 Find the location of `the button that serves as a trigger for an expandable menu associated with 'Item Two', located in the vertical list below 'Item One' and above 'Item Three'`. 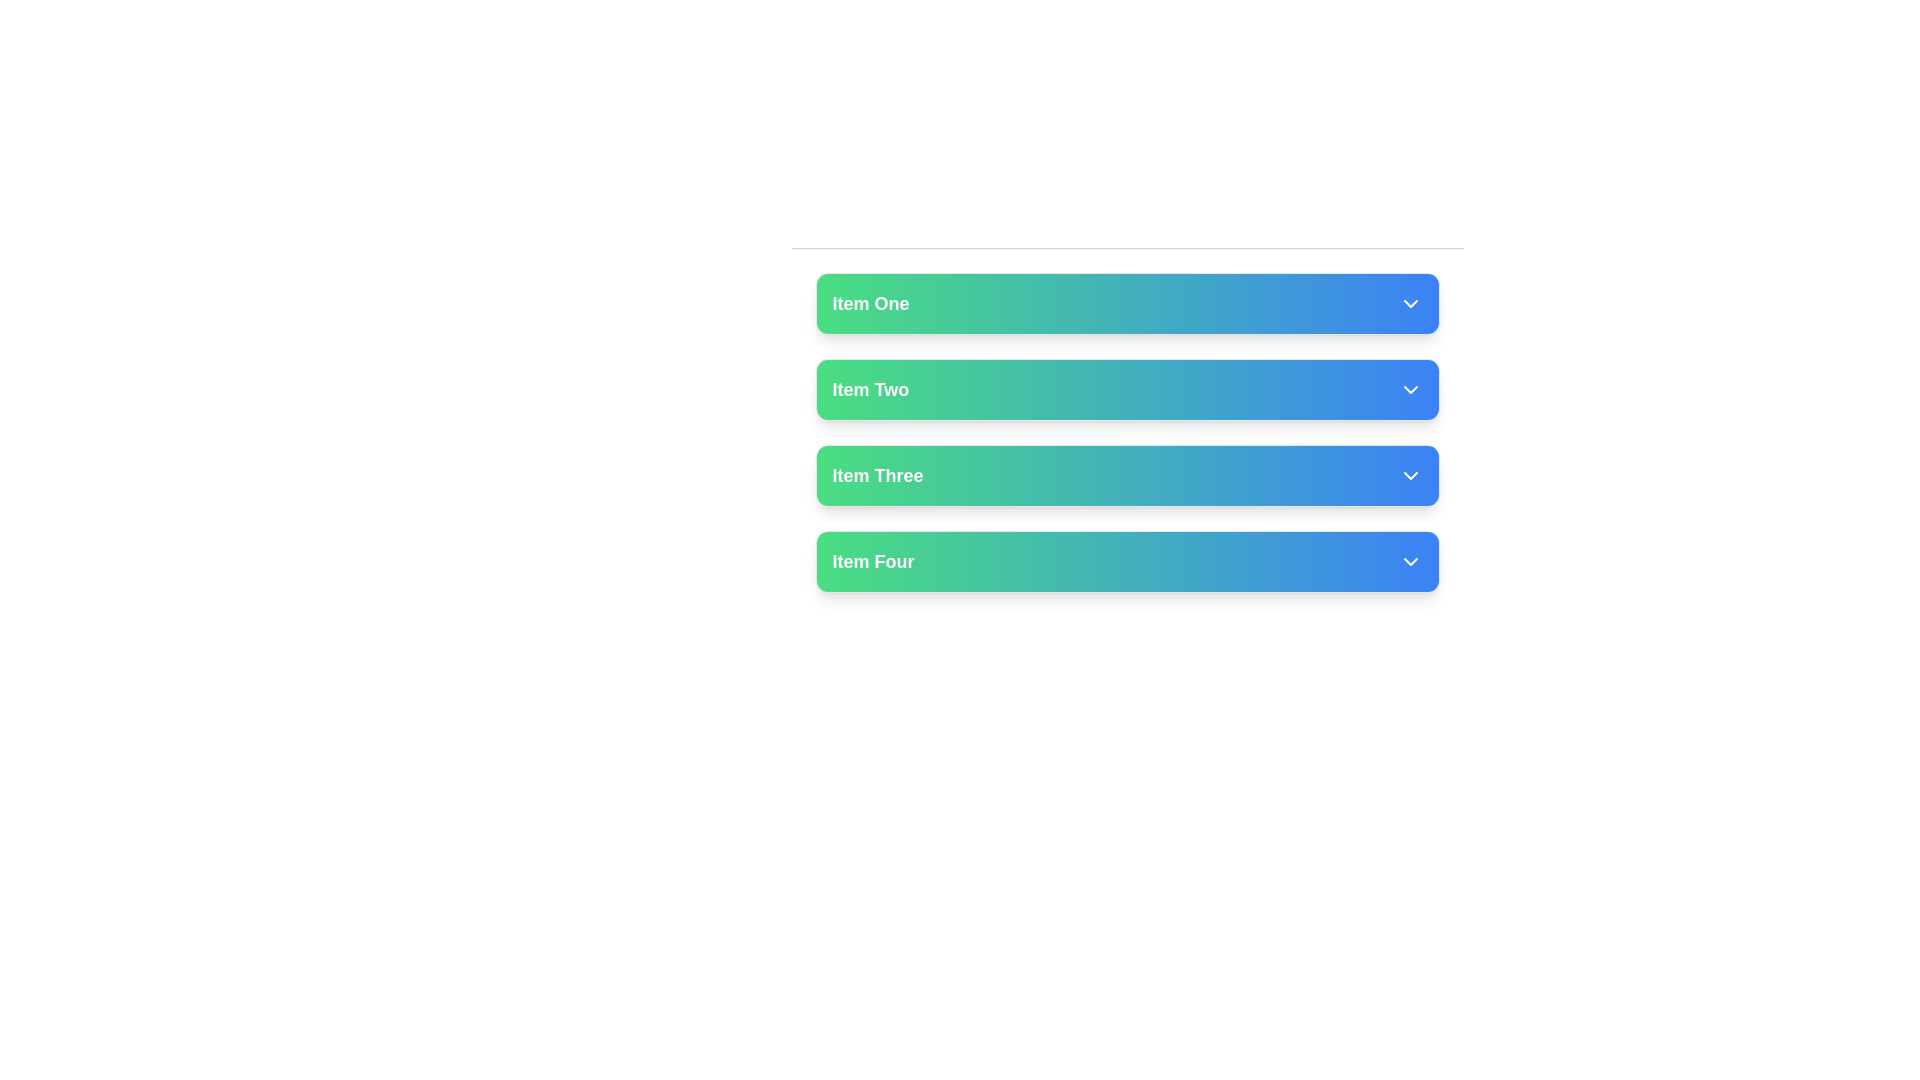

the button that serves as a trigger for an expandable menu associated with 'Item Two', located in the vertical list below 'Item One' and above 'Item Three' is located at coordinates (1127, 389).